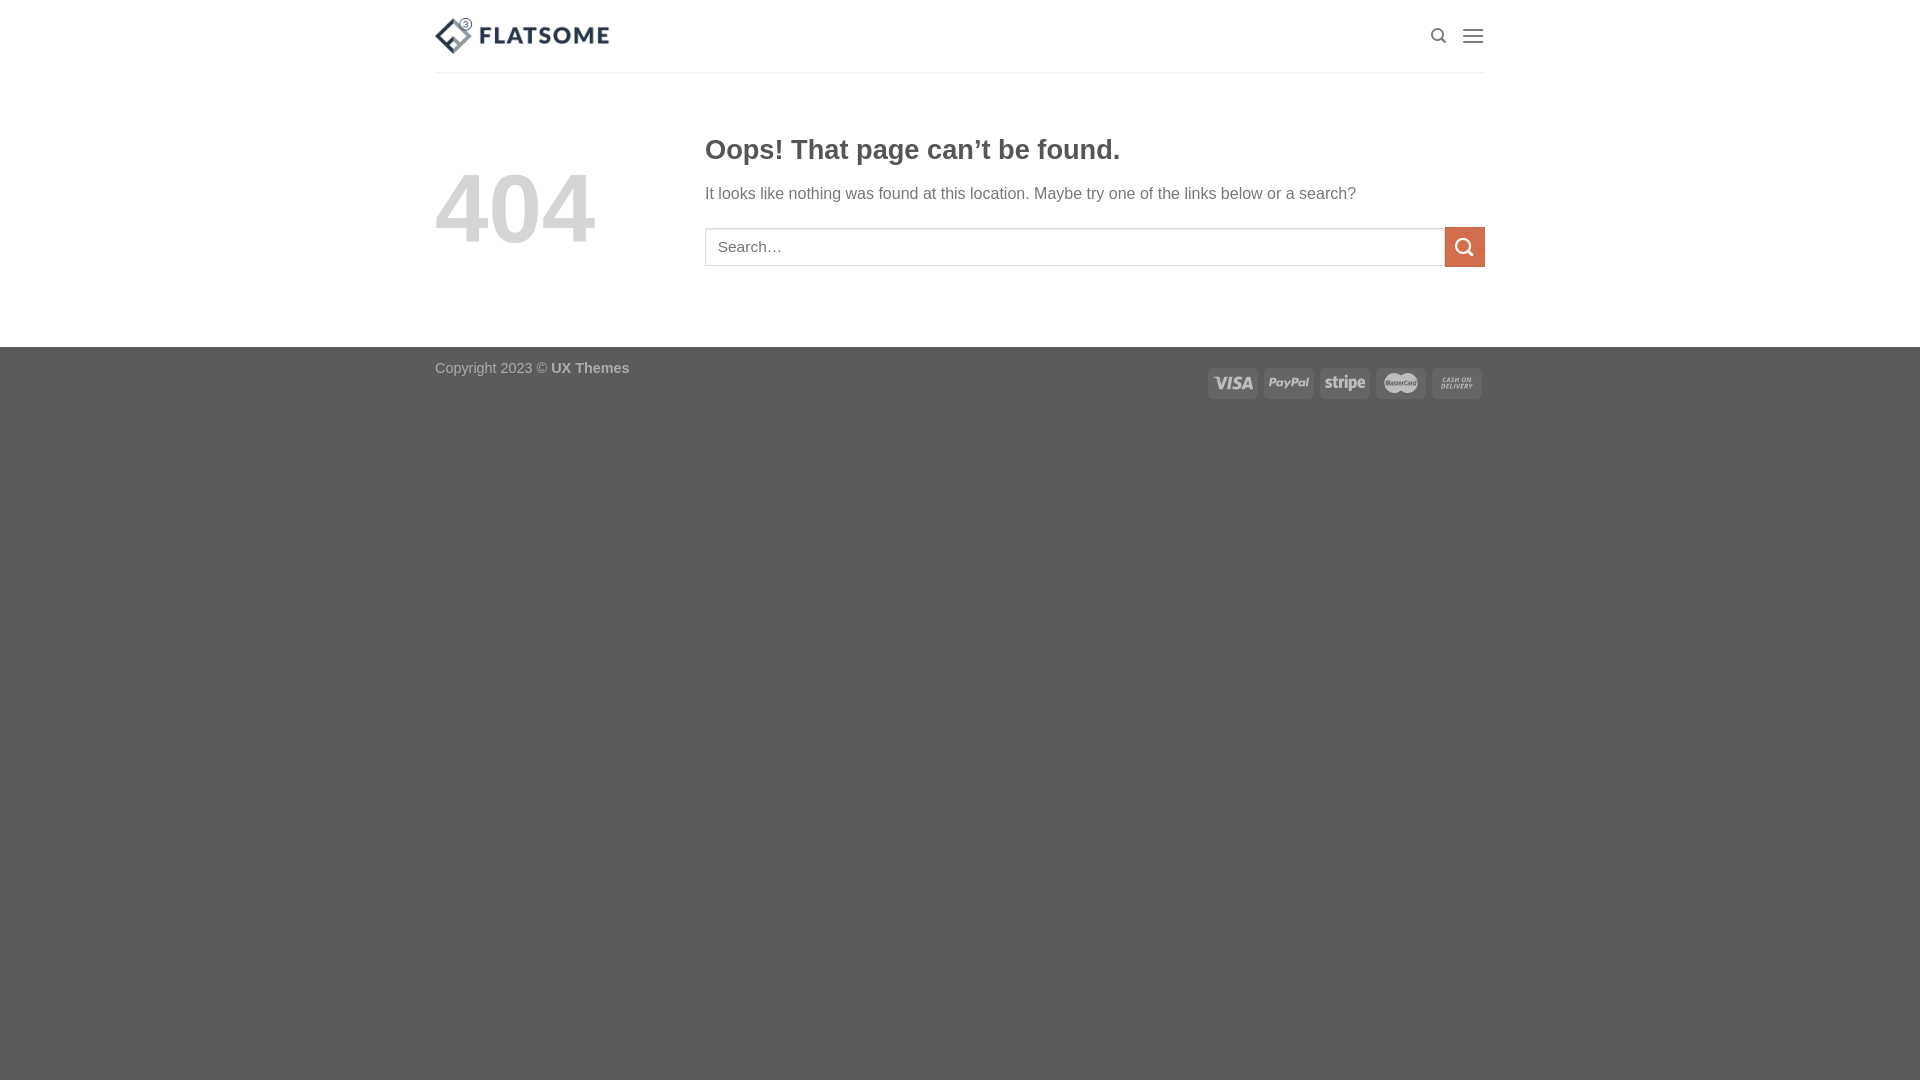  What do you see at coordinates (0, 0) in the screenshot?
I see `'Skip to content'` at bounding box center [0, 0].